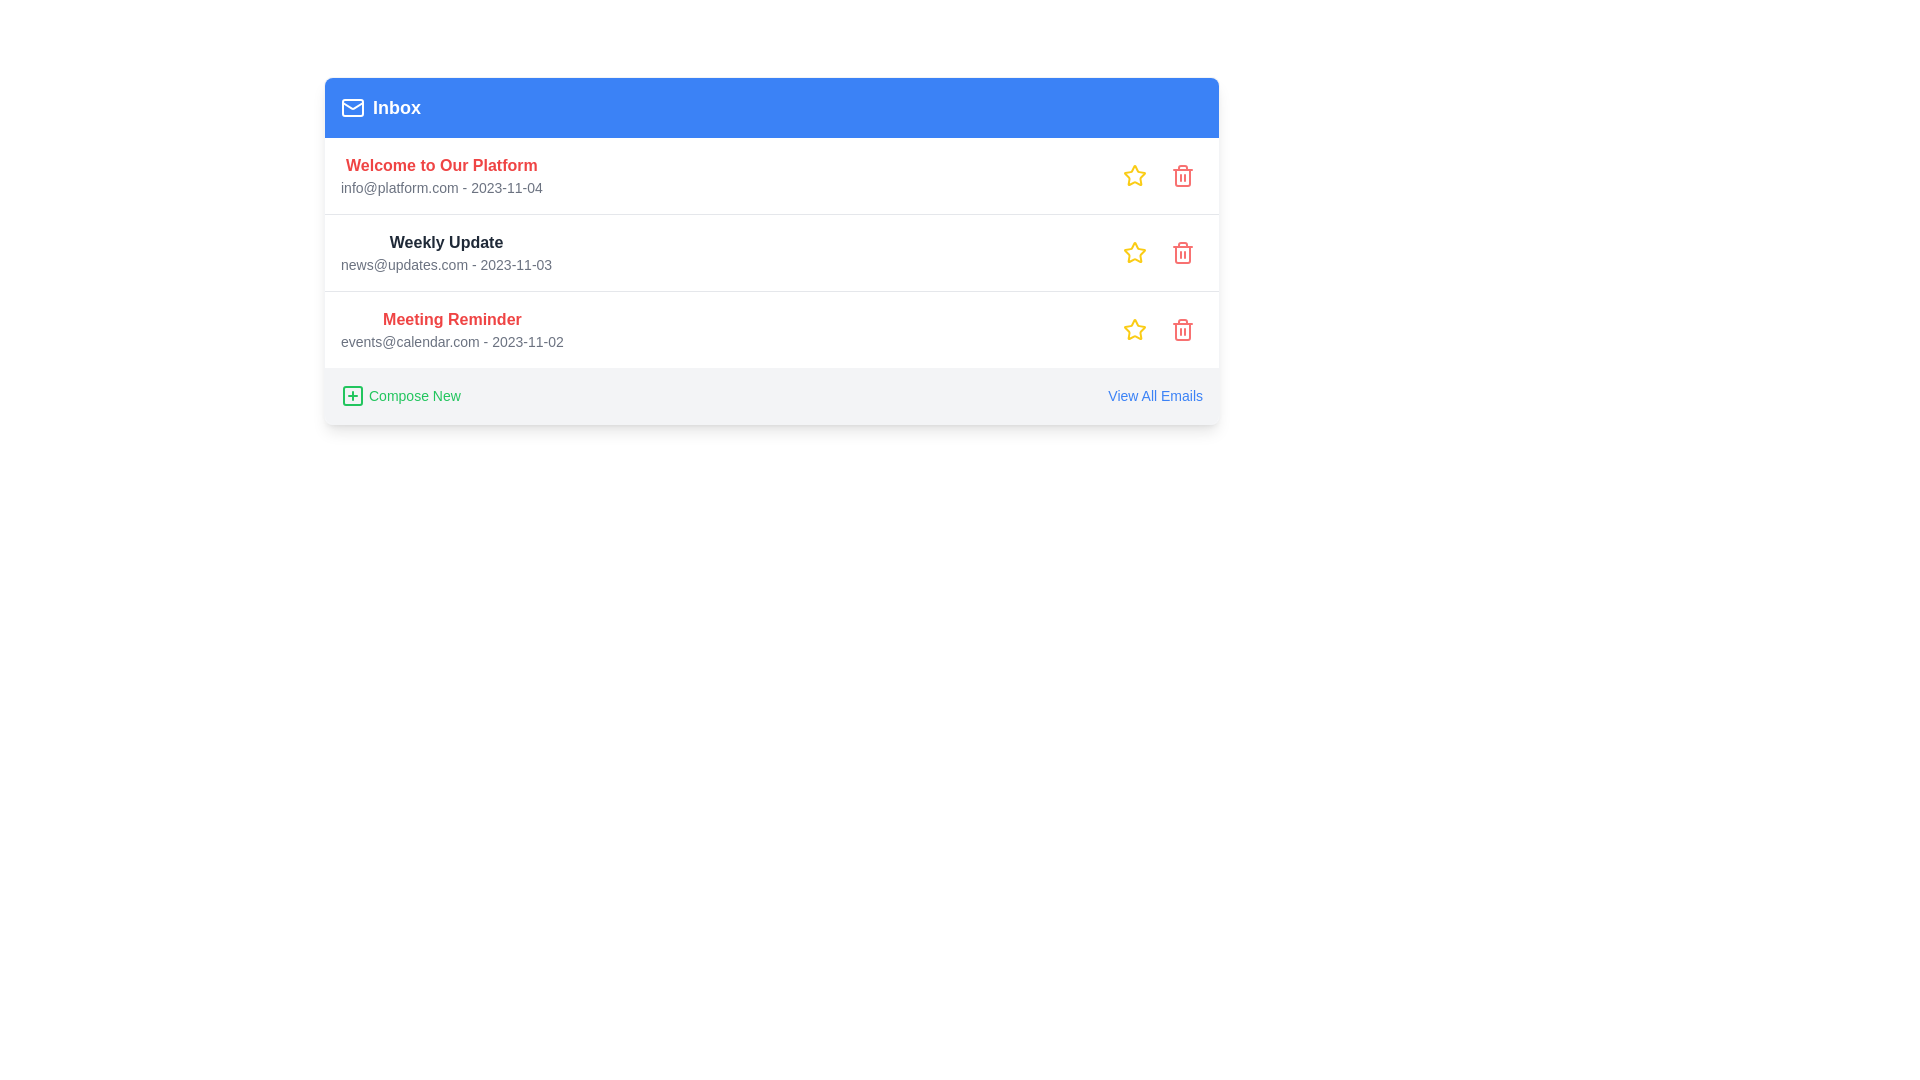 This screenshot has height=1080, width=1920. I want to click on the title text label of the first message in the list, which is positioned in the upper-left of the message list interface, above the email address 'info@platform.com', so click(440, 164).